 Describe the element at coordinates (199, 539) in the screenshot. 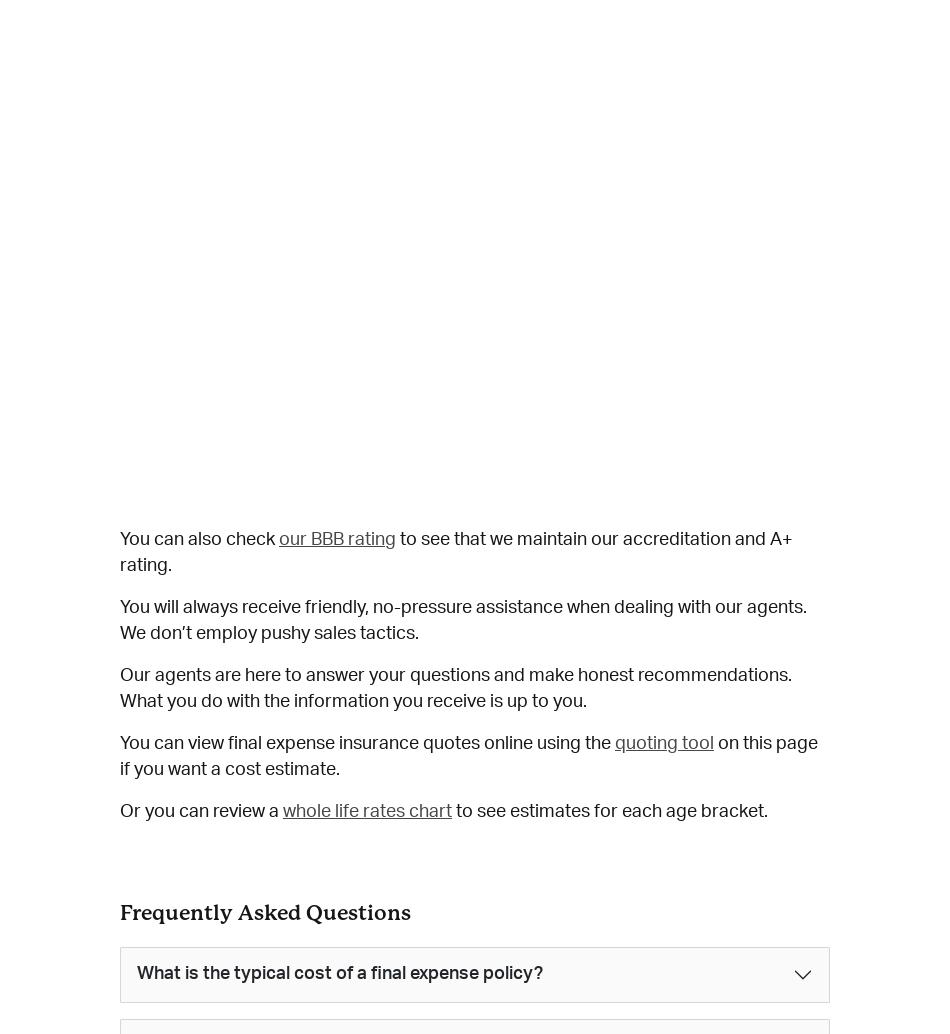

I see `'You can also check'` at that location.